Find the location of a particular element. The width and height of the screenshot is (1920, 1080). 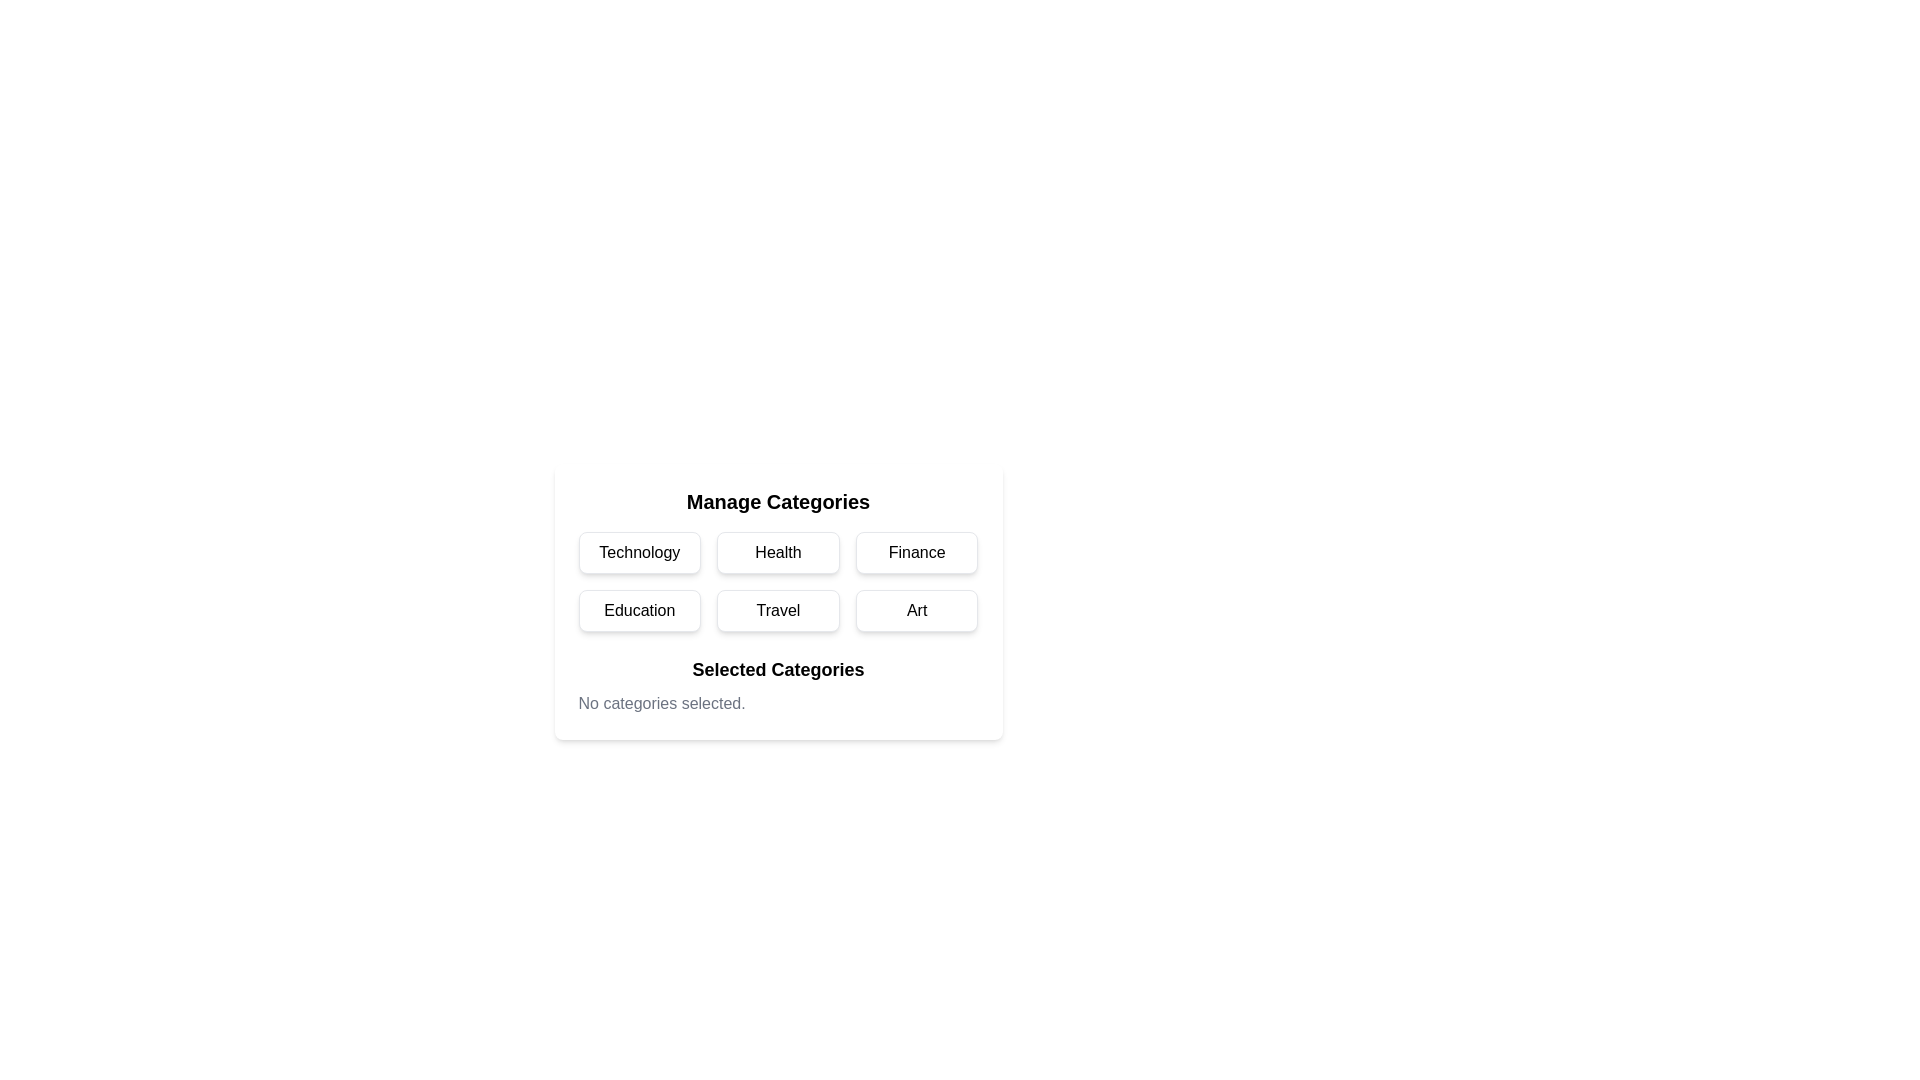

the bold, black header text label that reads 'Selected Categories', which is centrally aligned and positioned above the descriptive text 'No categories selected' is located at coordinates (777, 670).